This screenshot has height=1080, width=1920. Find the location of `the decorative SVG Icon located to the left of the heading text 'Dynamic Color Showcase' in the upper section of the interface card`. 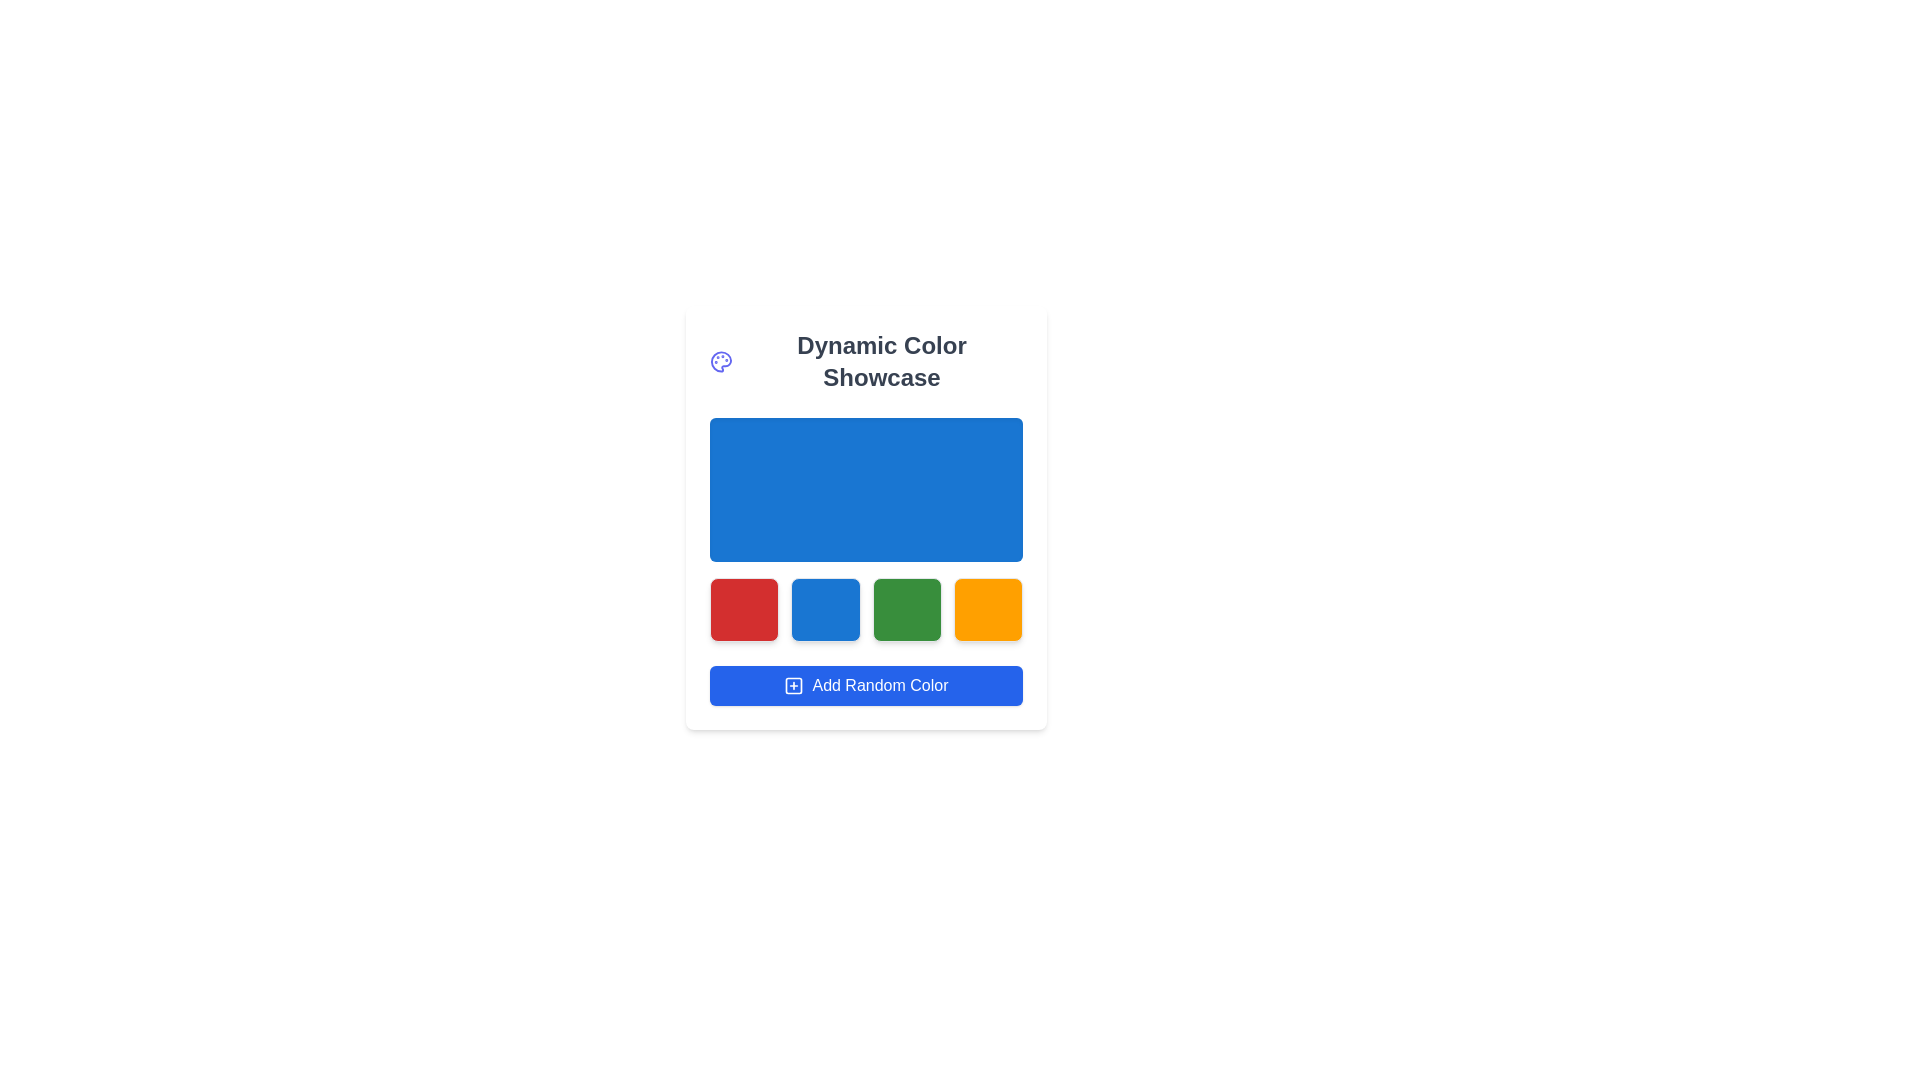

the decorative SVG Icon located to the left of the heading text 'Dynamic Color Showcase' in the upper section of the interface card is located at coordinates (720, 362).